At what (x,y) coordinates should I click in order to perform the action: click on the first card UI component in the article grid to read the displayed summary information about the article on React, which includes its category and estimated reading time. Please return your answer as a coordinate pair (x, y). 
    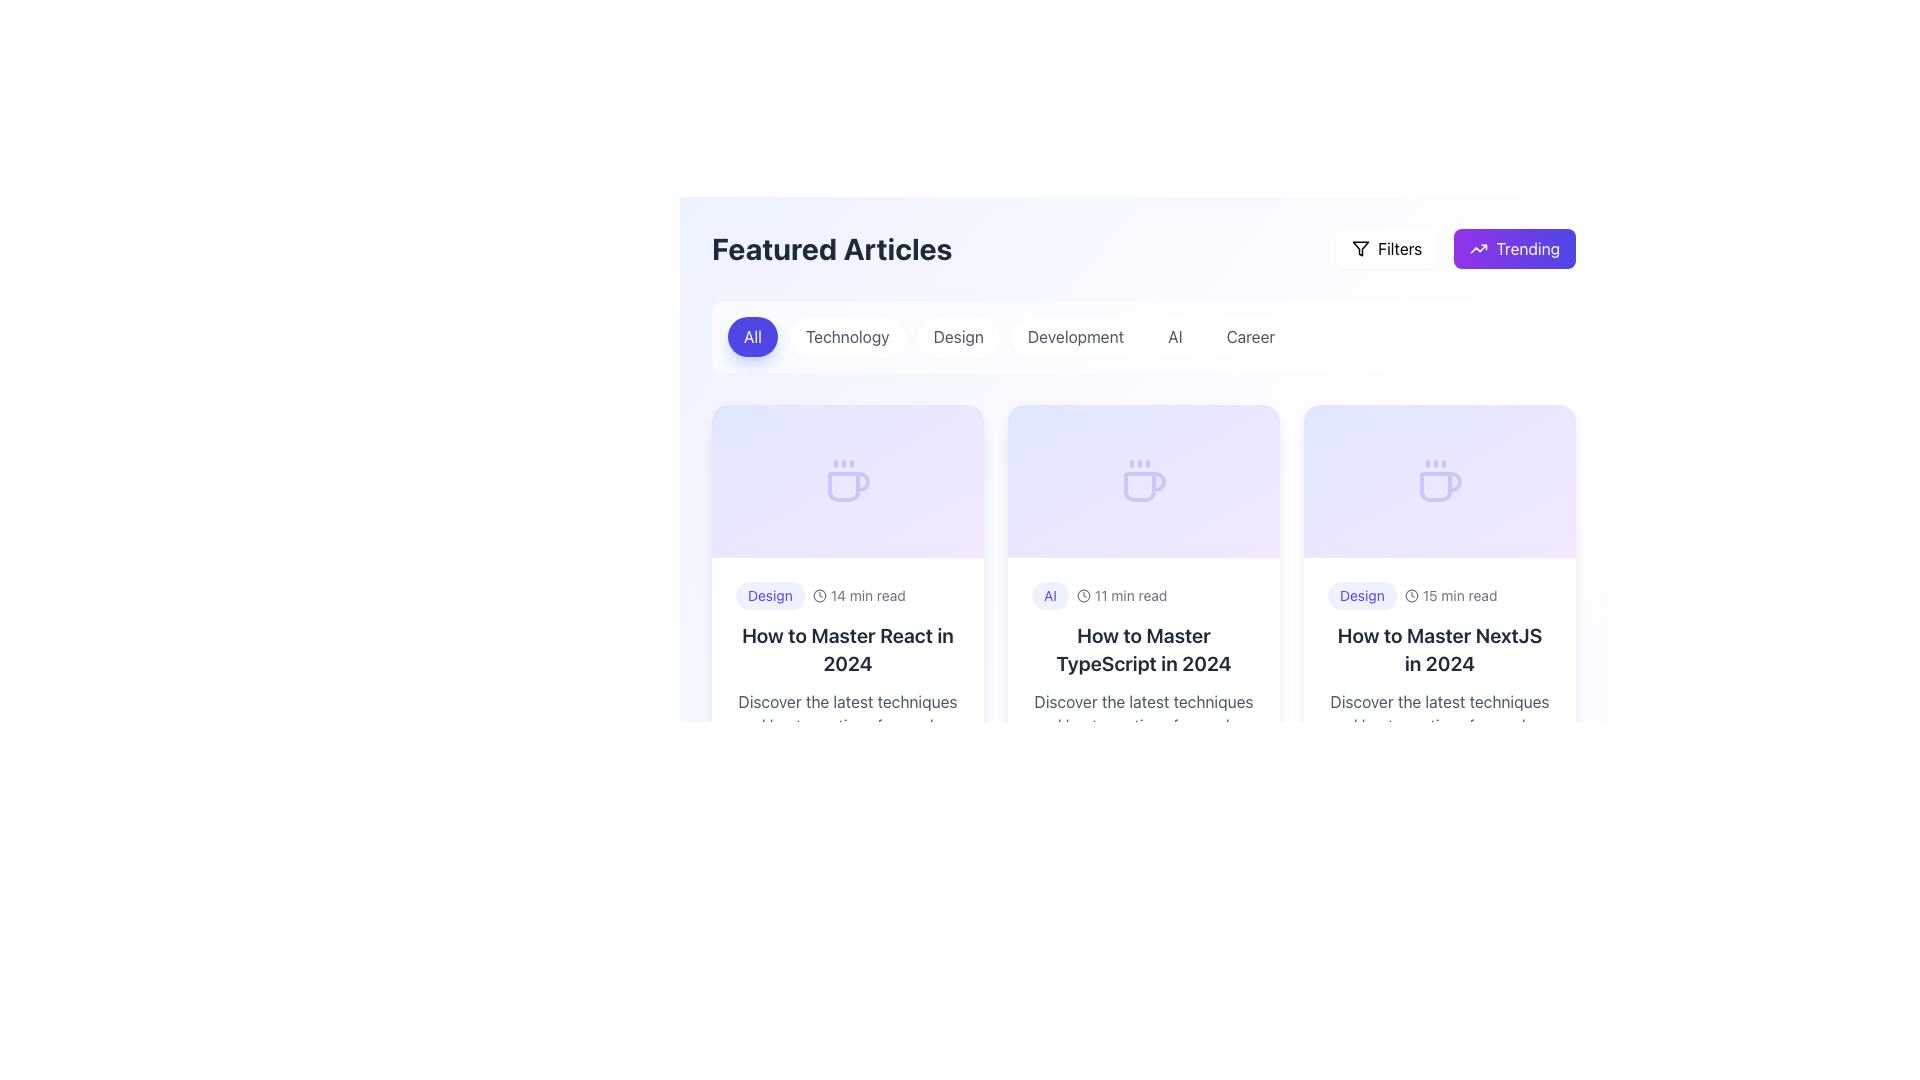
    Looking at the image, I should click on (848, 607).